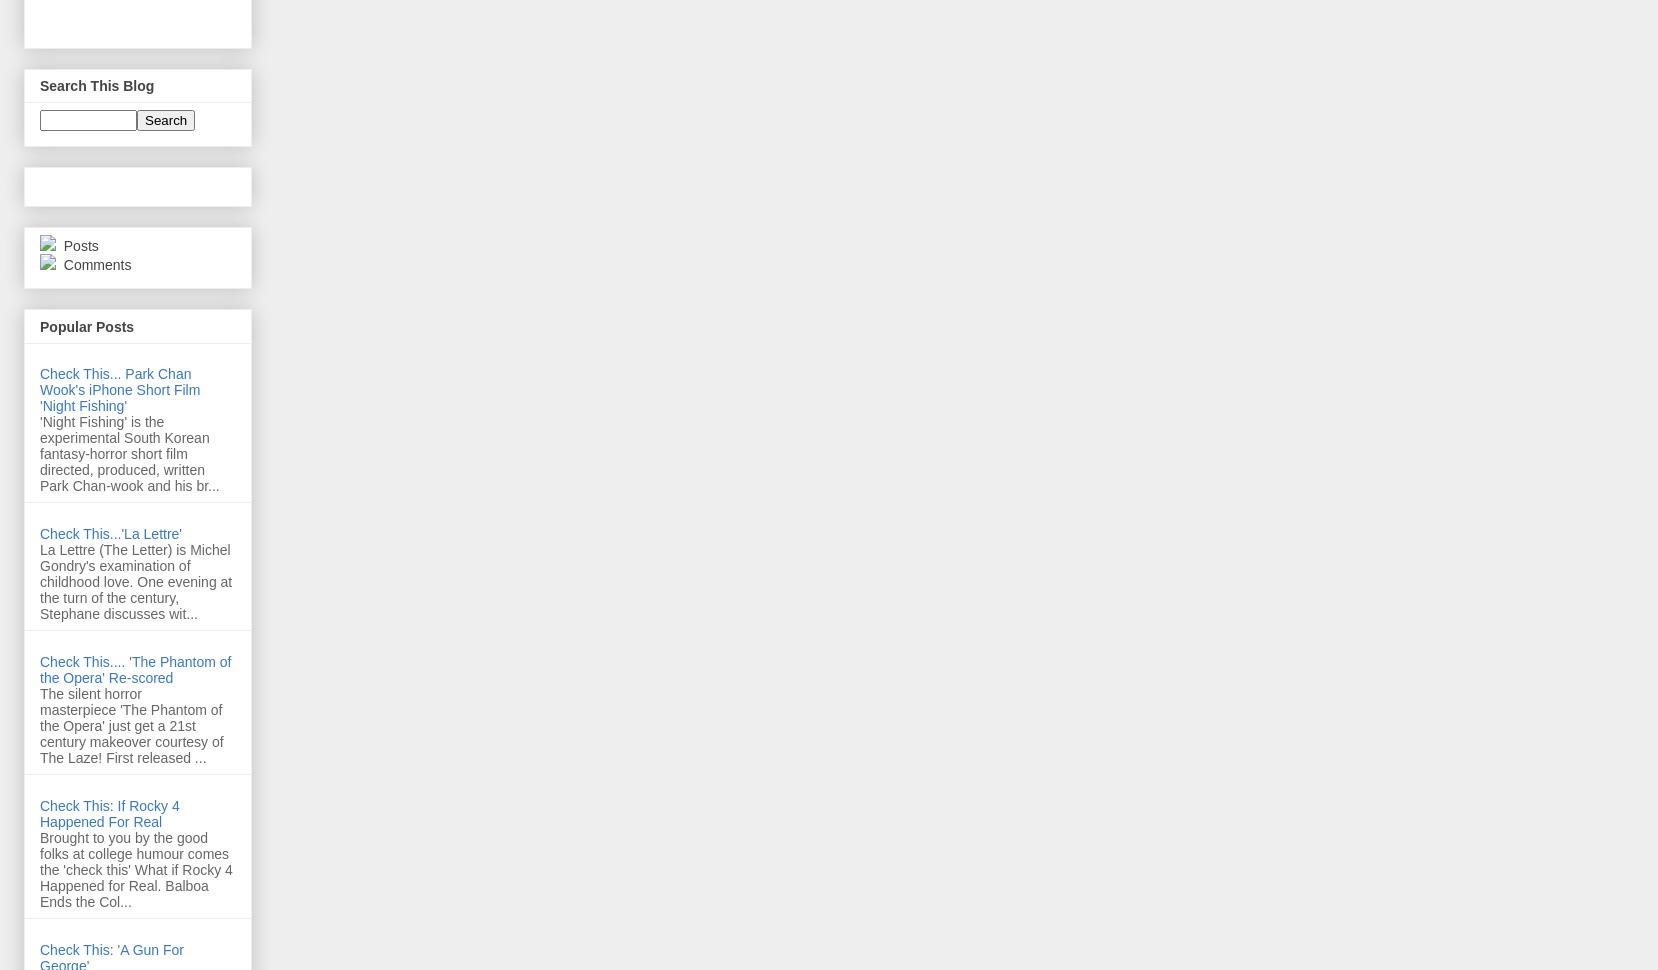 The image size is (1658, 970). Describe the element at coordinates (38, 580) in the screenshot. I see `'La Lettre (The Letter) is Michel Gondry's examination of childhood love. One evening at the turn of the century, Stephane discusses wit...'` at that location.